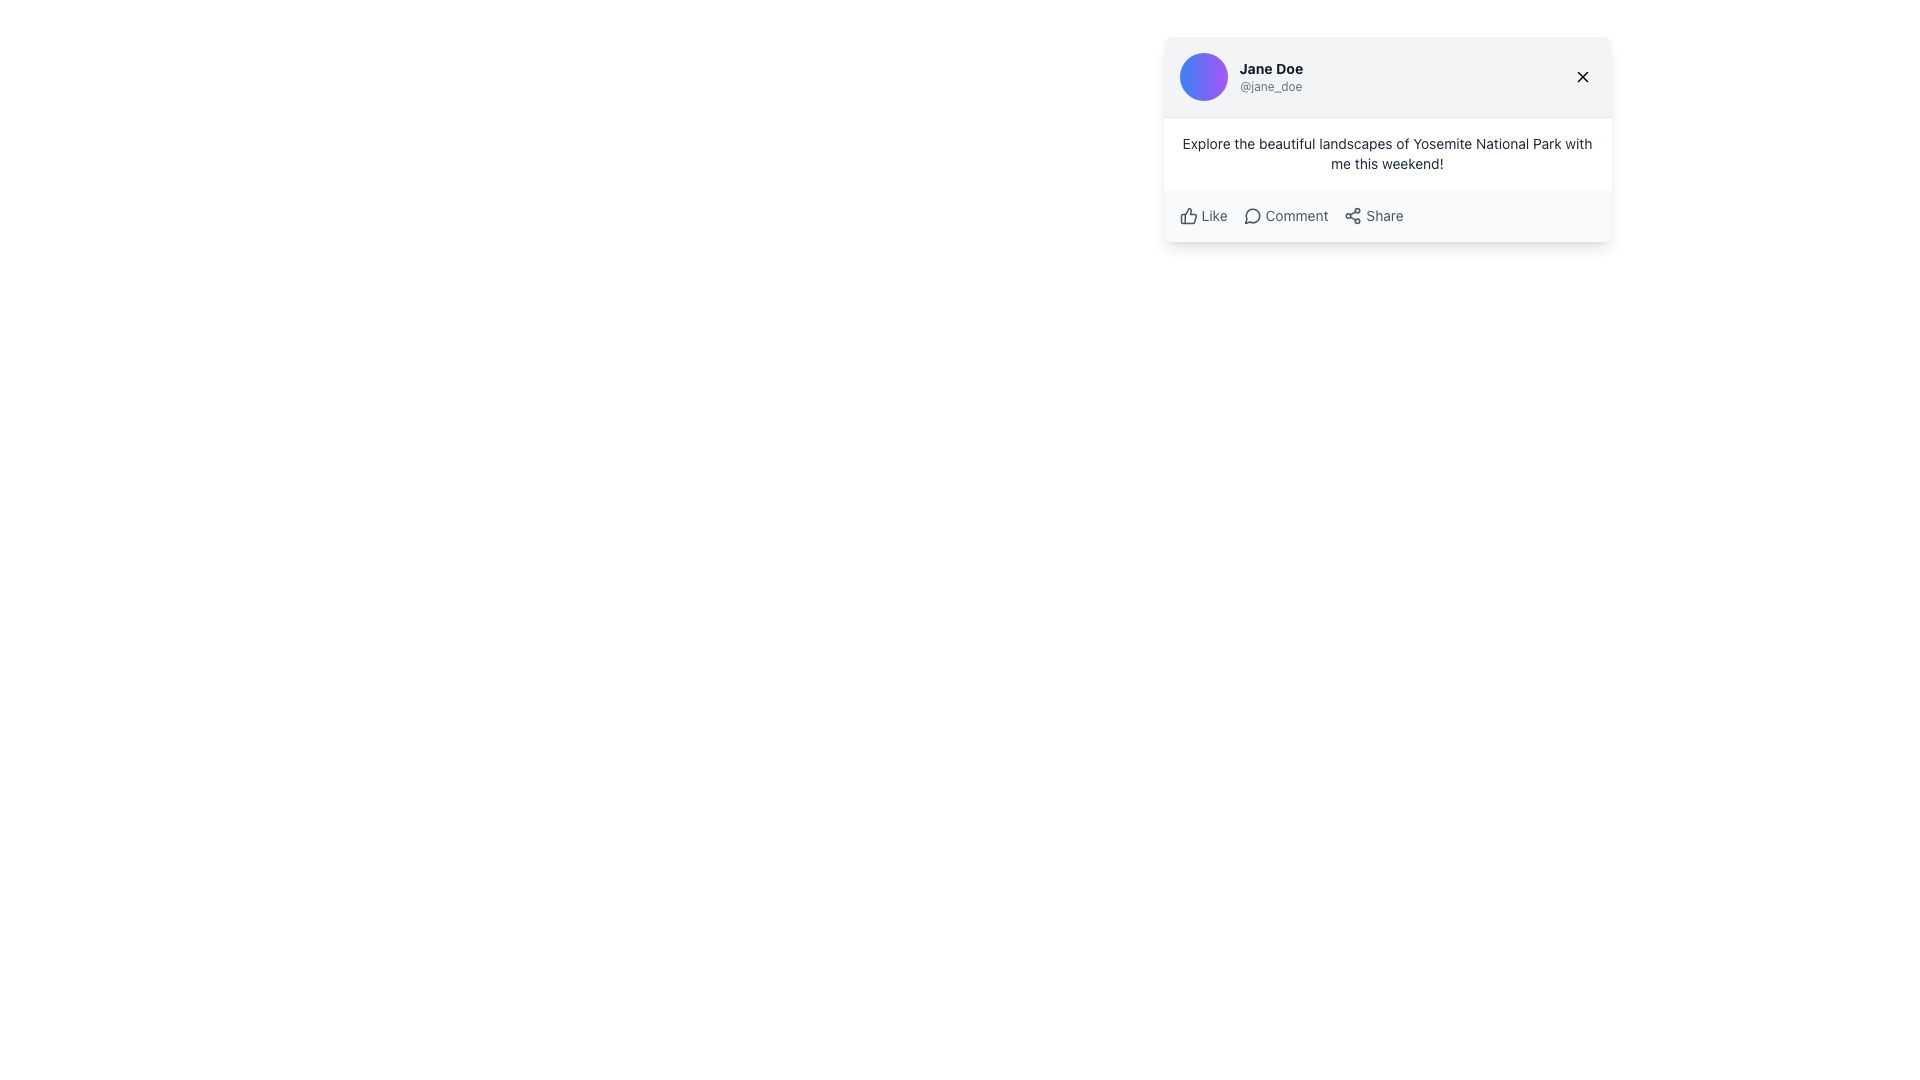 The image size is (1920, 1080). What do you see at coordinates (1188, 216) in the screenshot?
I see `the left-most thumbs-up icon in the group of interactive options beneath the text post` at bounding box center [1188, 216].